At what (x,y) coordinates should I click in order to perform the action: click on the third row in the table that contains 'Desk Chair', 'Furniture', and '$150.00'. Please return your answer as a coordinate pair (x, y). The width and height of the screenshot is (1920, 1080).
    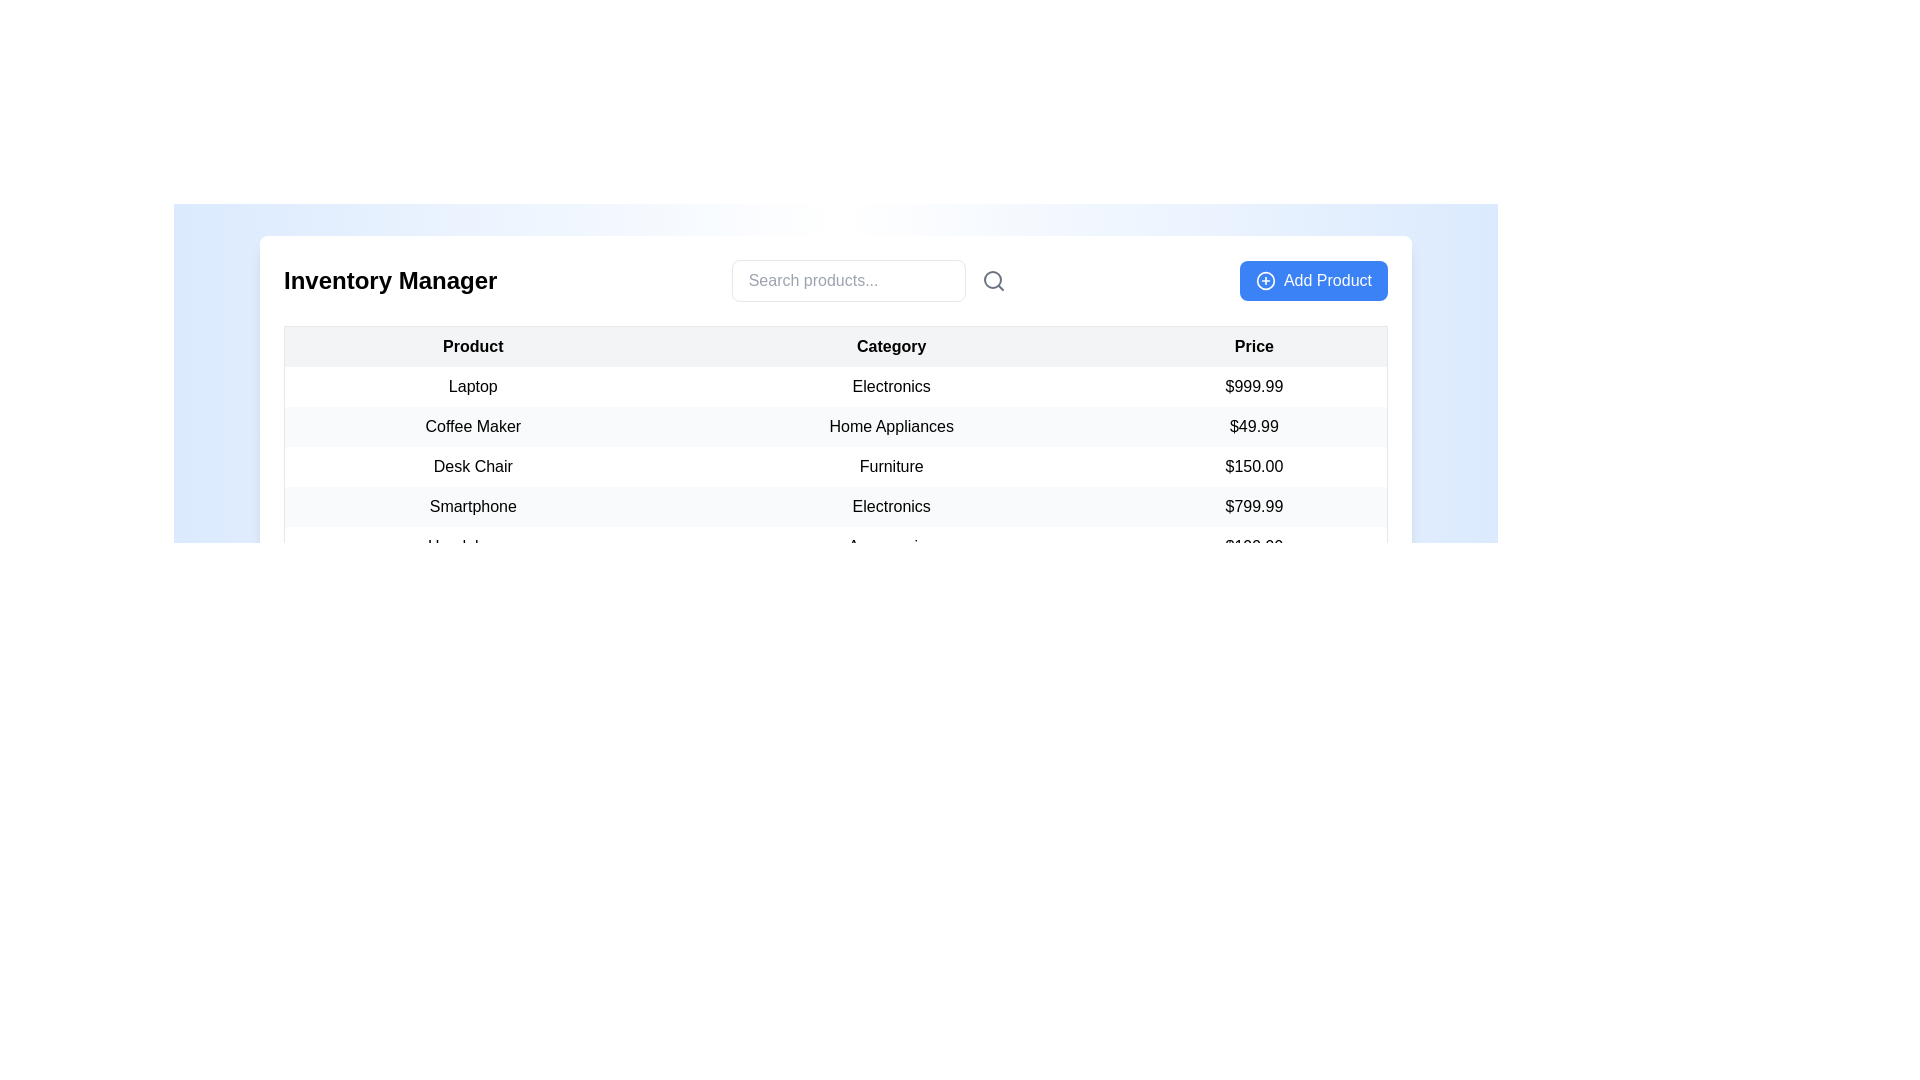
    Looking at the image, I should click on (835, 466).